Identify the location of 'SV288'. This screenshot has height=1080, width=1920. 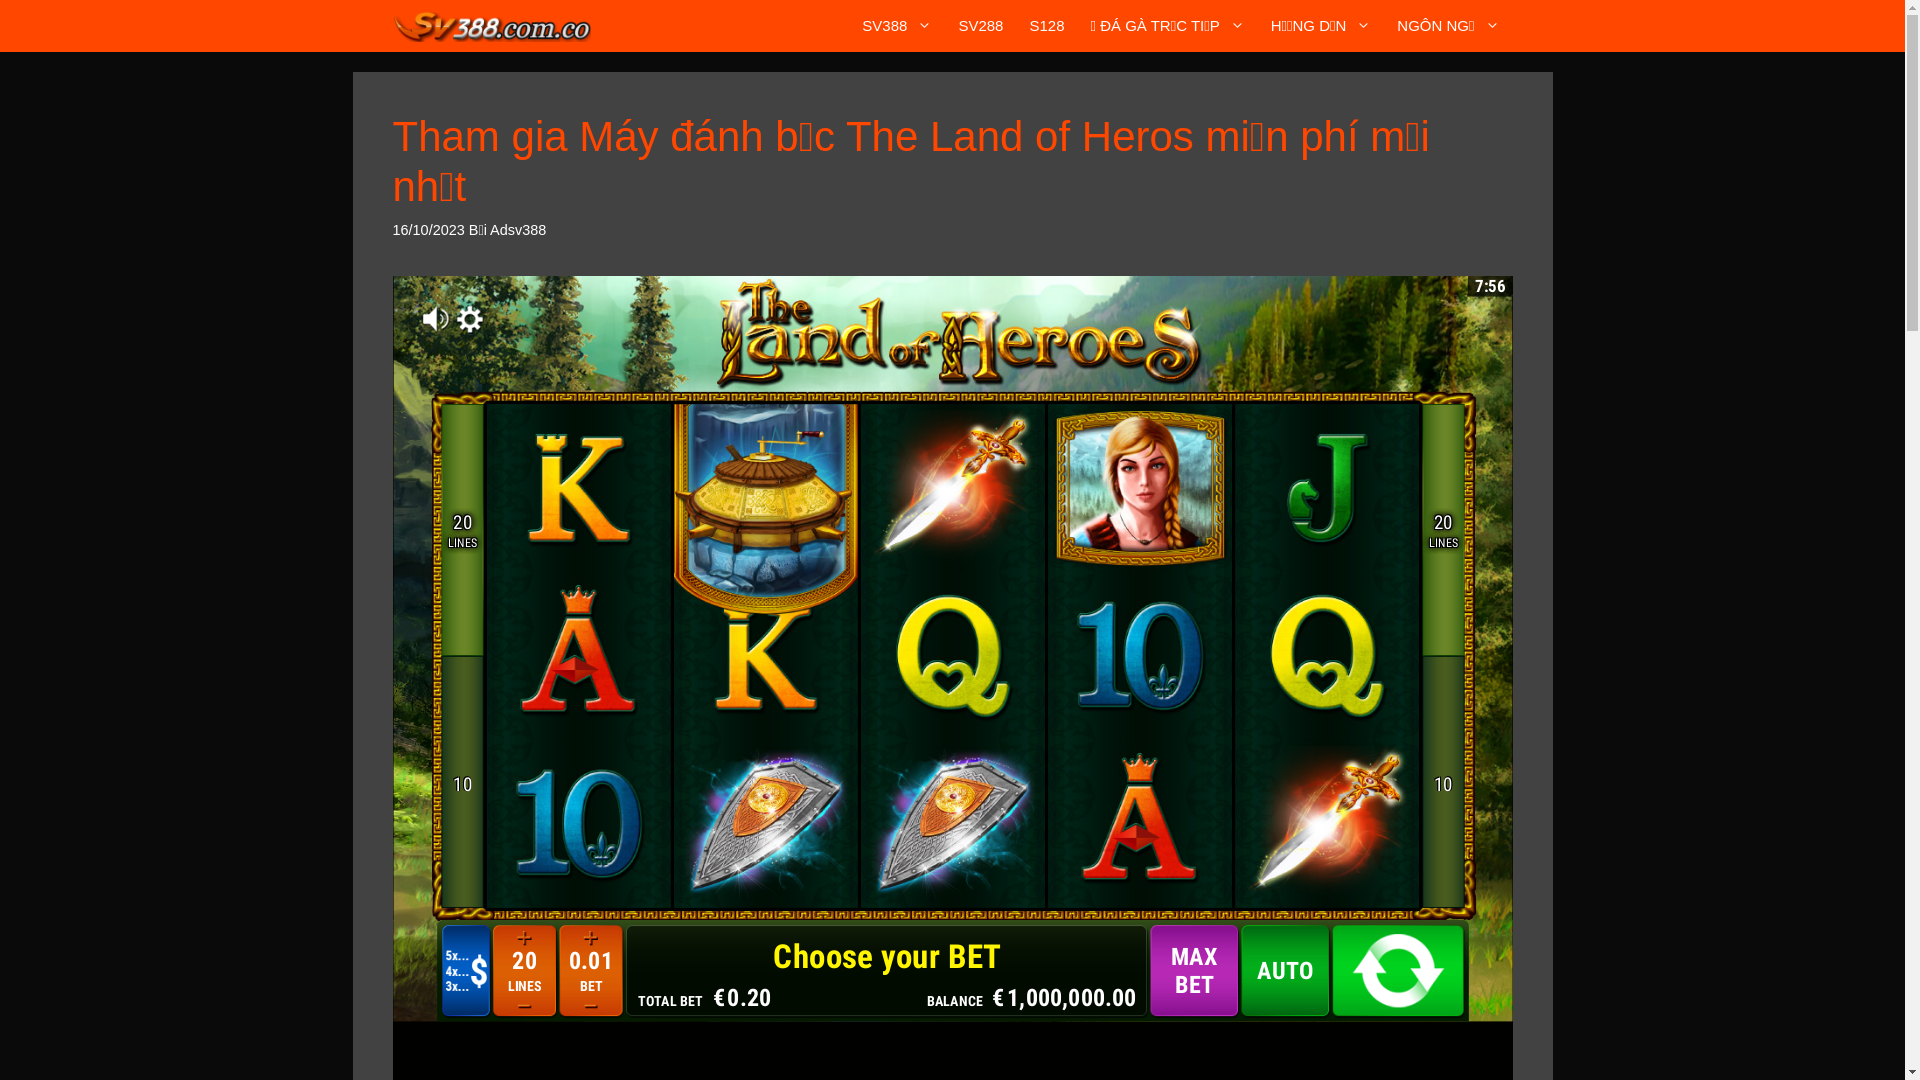
(944, 26).